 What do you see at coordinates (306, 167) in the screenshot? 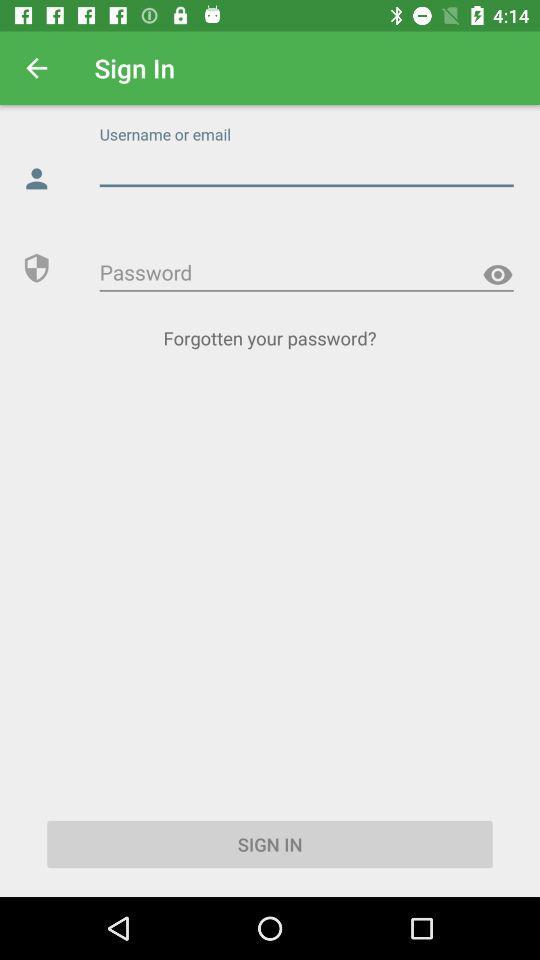
I see `username or email input` at bounding box center [306, 167].